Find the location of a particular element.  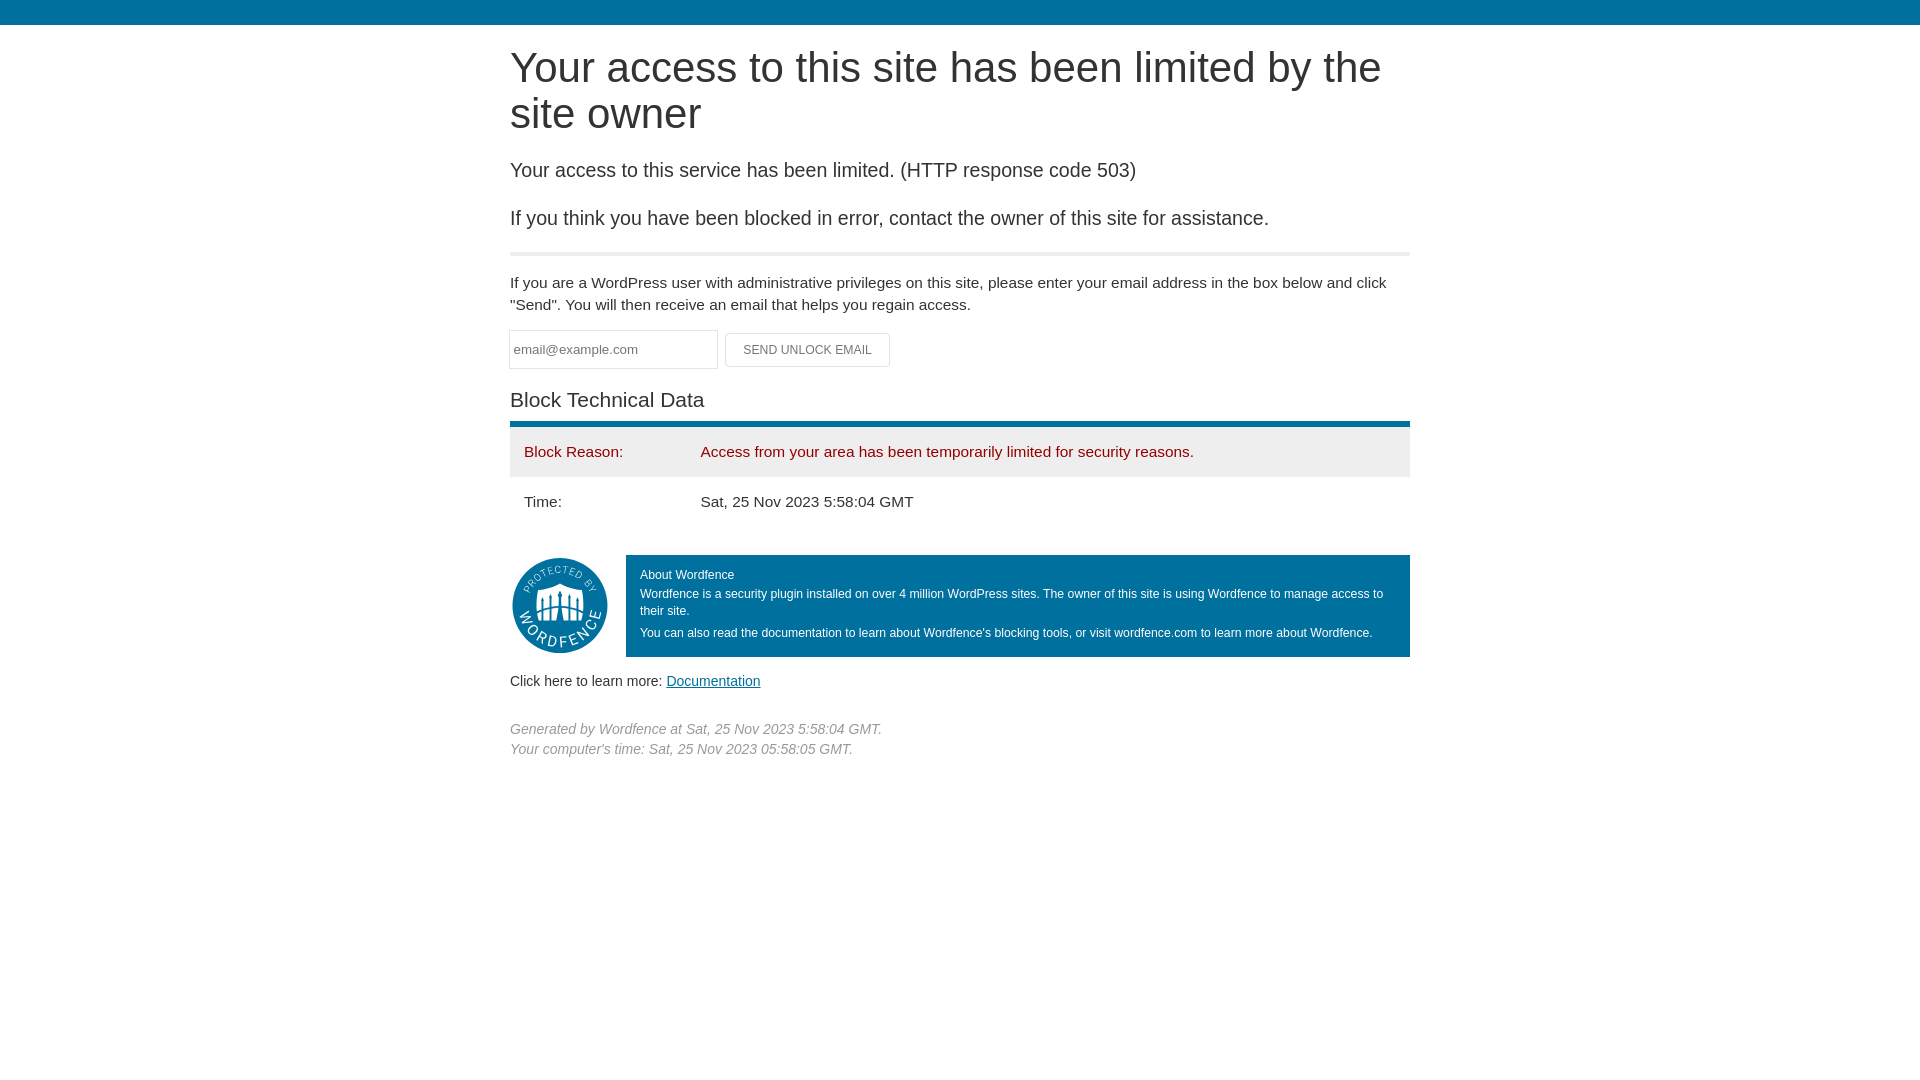

'Send Unlock Email' is located at coordinates (807, 349).